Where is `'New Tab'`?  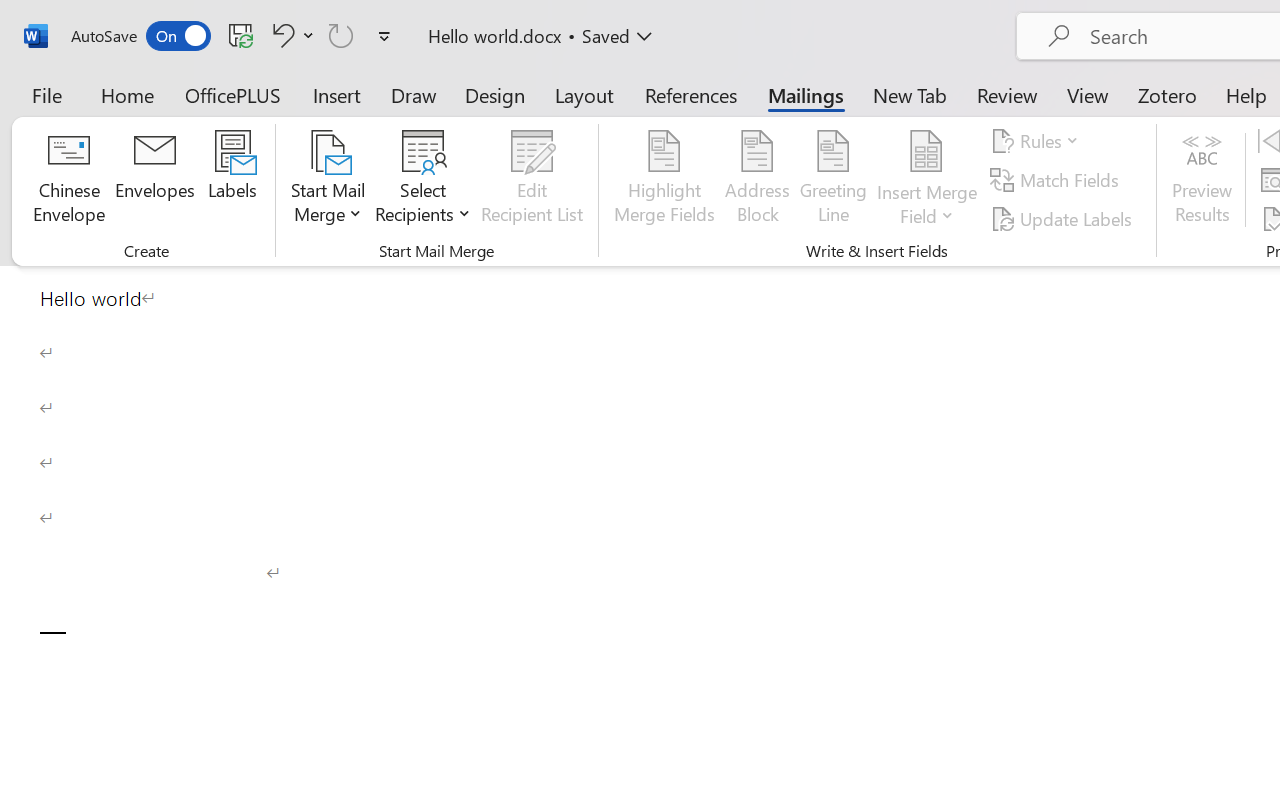
'New Tab' is located at coordinates (909, 94).